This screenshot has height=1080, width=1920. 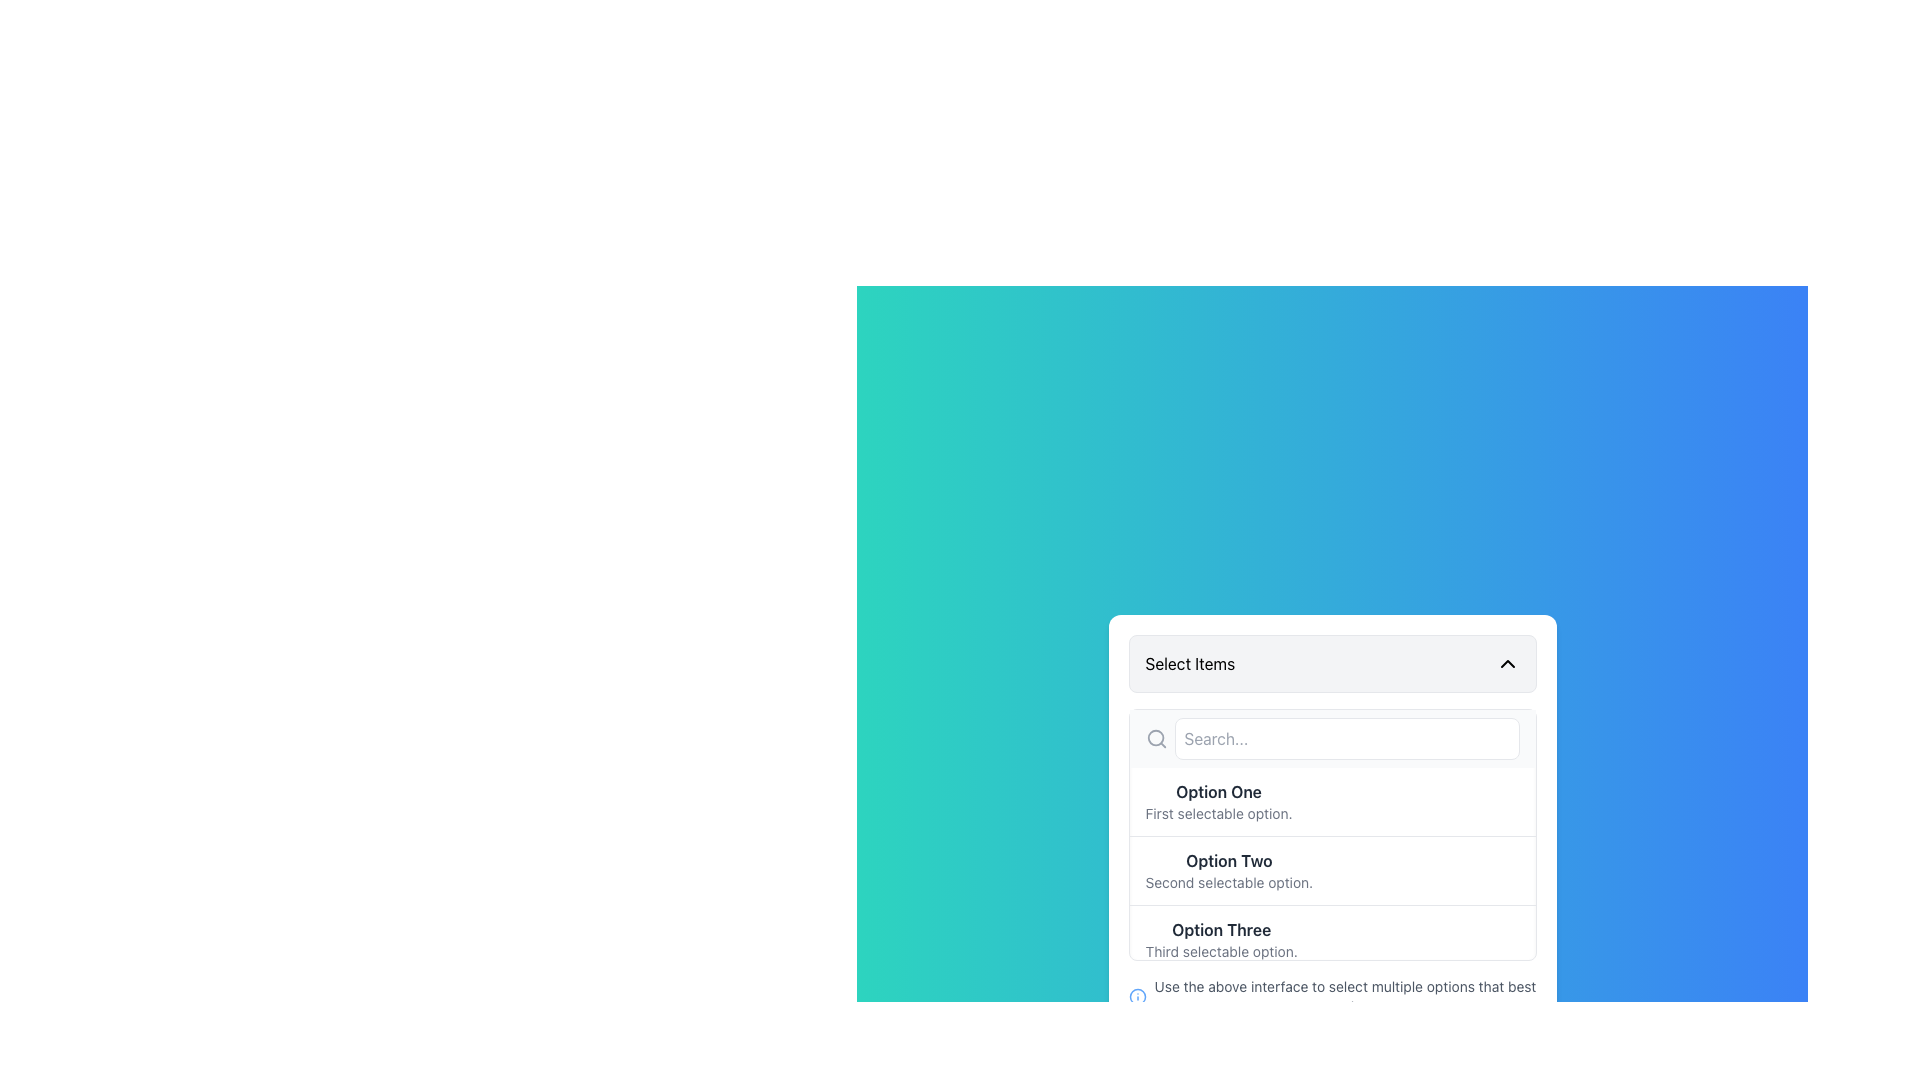 I want to click on the text label that reads 'Third selectable option.' It is styled in a small gray font and positioned directly below the 'Option Three' text label in the dropdown menu, so click(x=1220, y=951).